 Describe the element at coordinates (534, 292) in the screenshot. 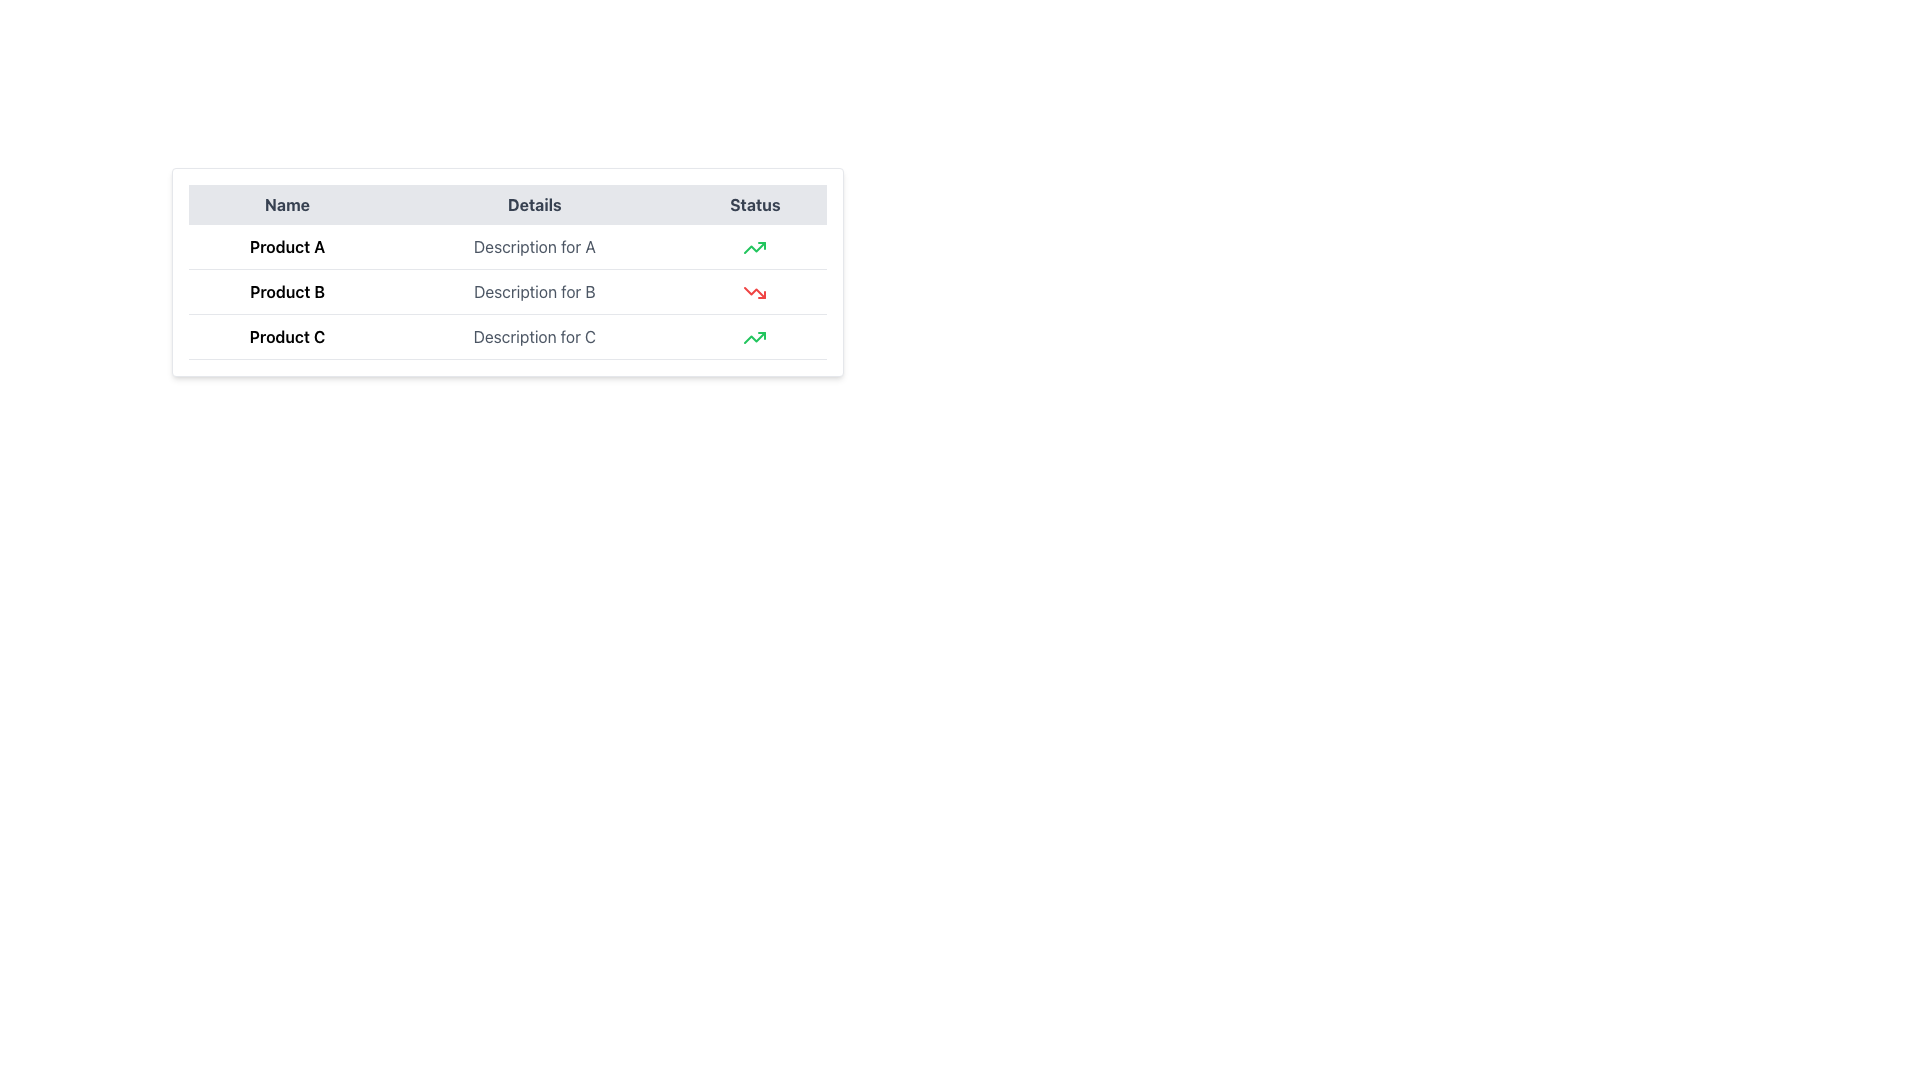

I see `the static text label displaying 'Description for B', which is located in the second row of the 'Details' column in a three-column table` at that location.